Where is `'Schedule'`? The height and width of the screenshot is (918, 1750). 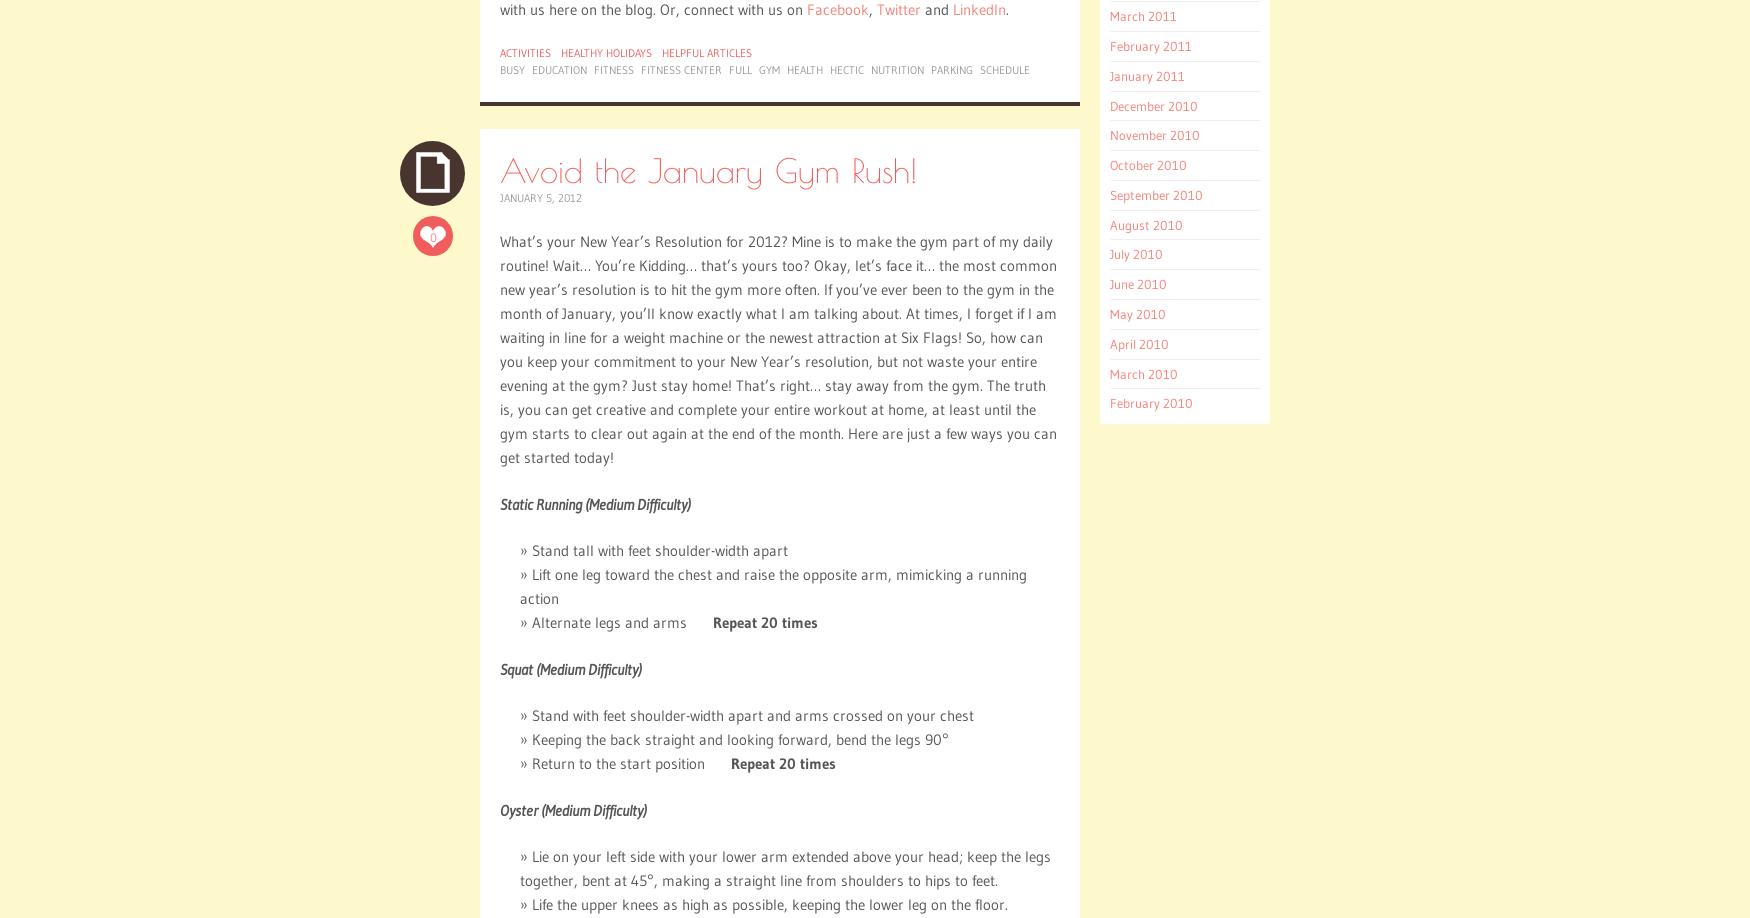
'Schedule' is located at coordinates (1004, 70).